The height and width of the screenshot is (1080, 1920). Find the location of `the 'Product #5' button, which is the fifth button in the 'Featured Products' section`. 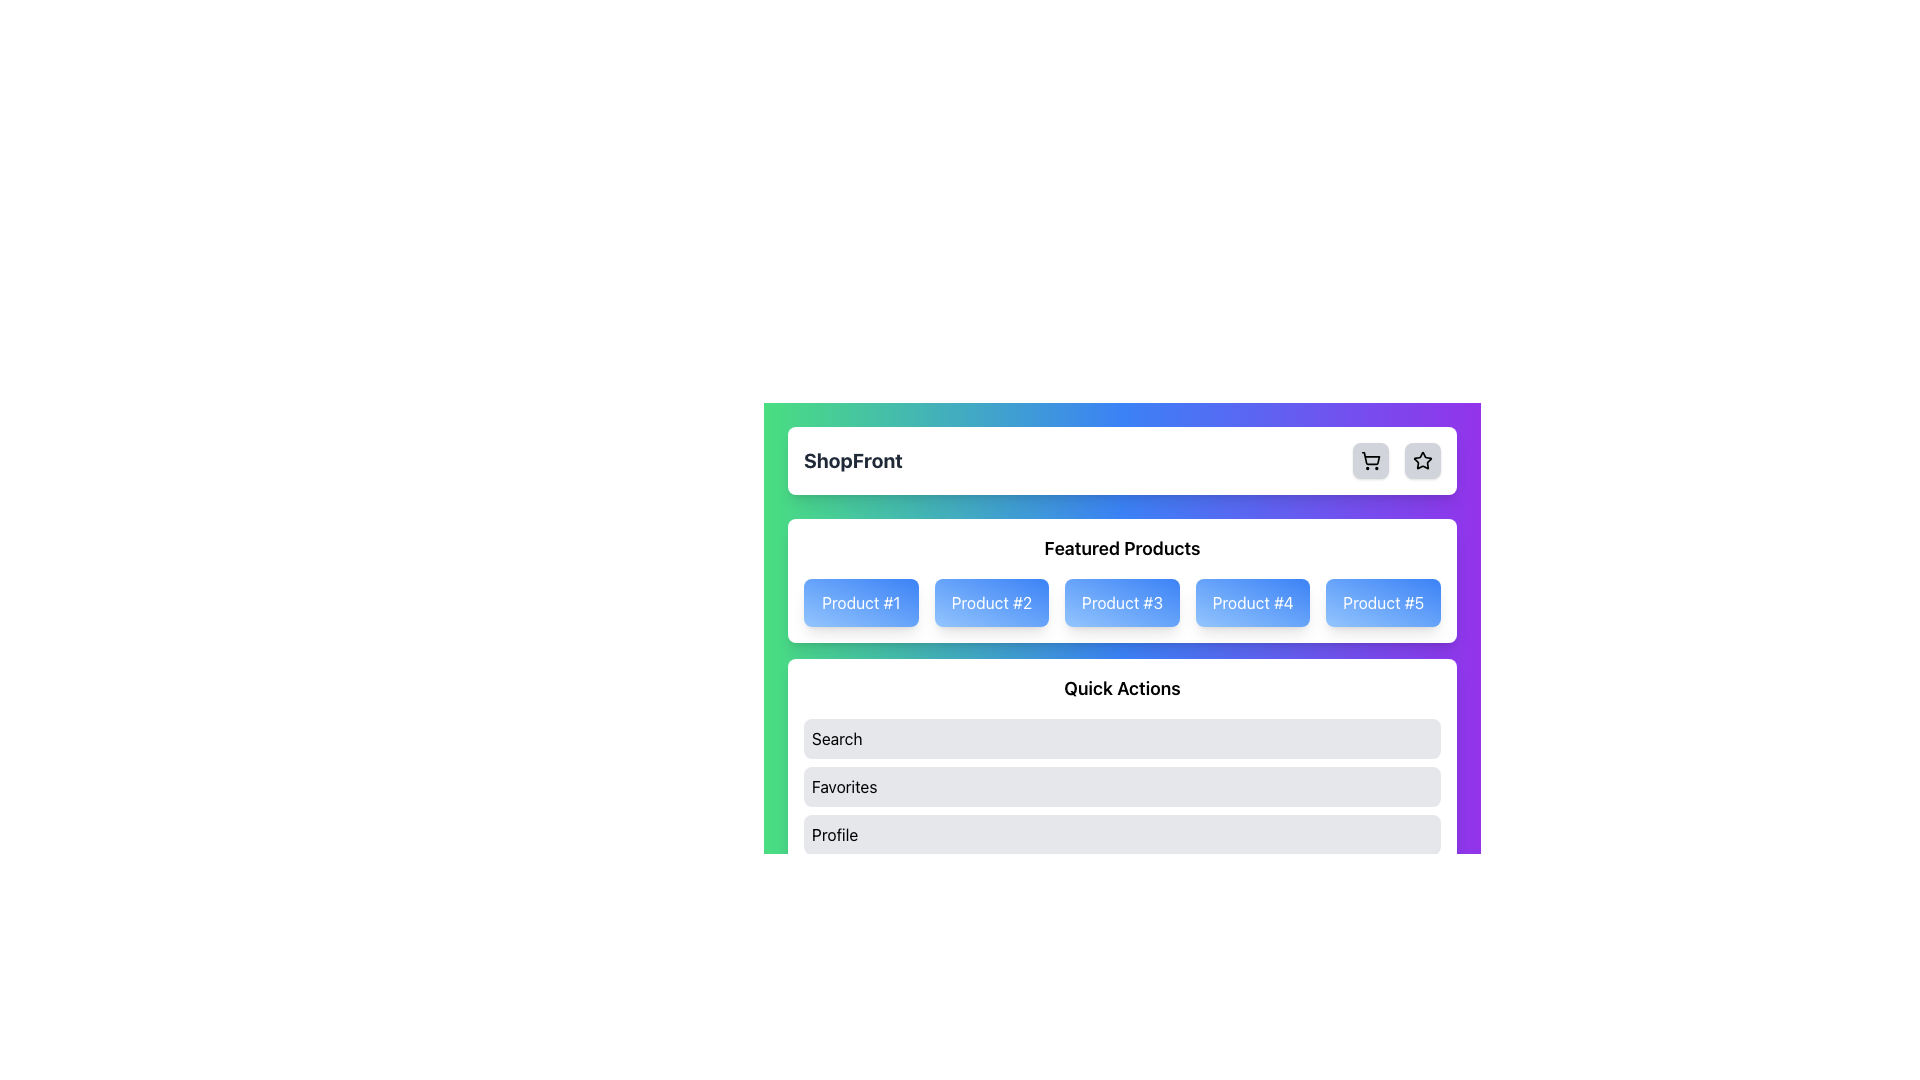

the 'Product #5' button, which is the fifth button in the 'Featured Products' section is located at coordinates (1382, 601).